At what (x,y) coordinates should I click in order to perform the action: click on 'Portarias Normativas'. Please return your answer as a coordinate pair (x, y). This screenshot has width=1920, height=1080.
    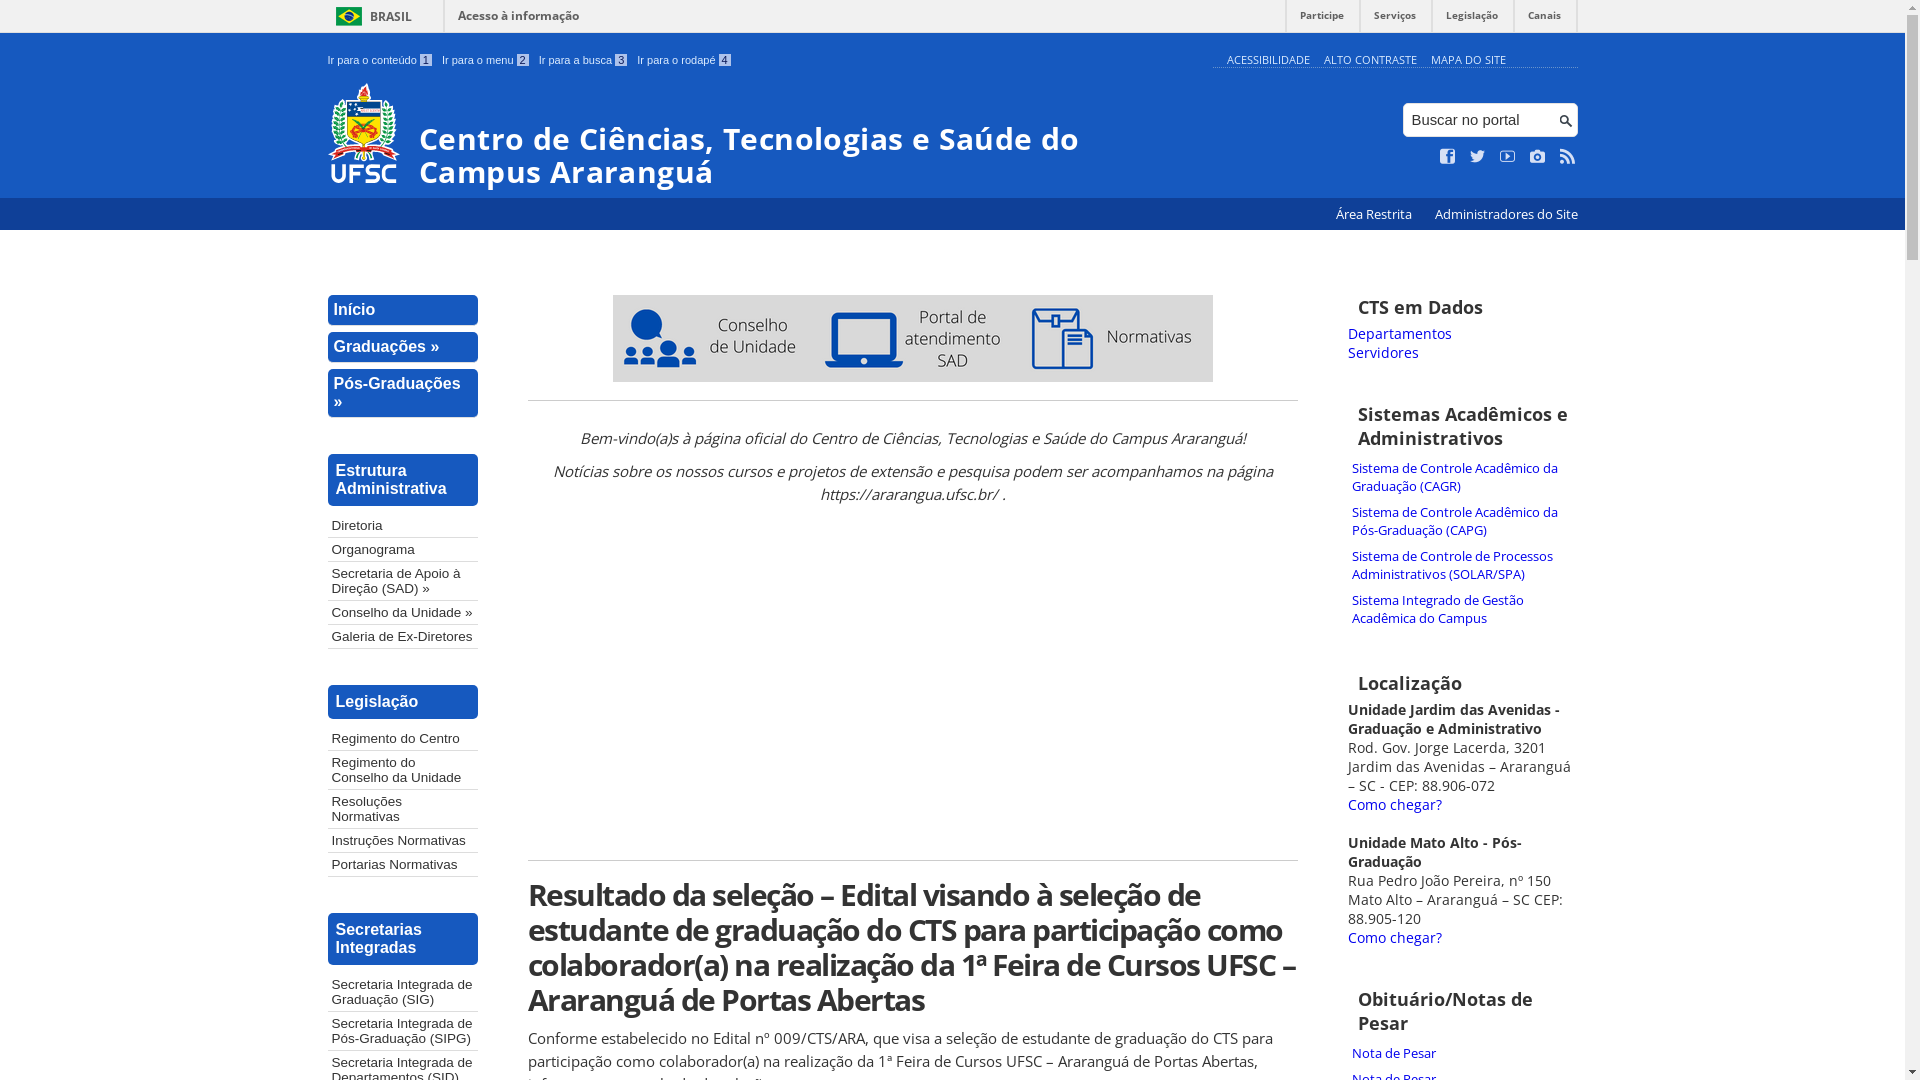
    Looking at the image, I should click on (402, 863).